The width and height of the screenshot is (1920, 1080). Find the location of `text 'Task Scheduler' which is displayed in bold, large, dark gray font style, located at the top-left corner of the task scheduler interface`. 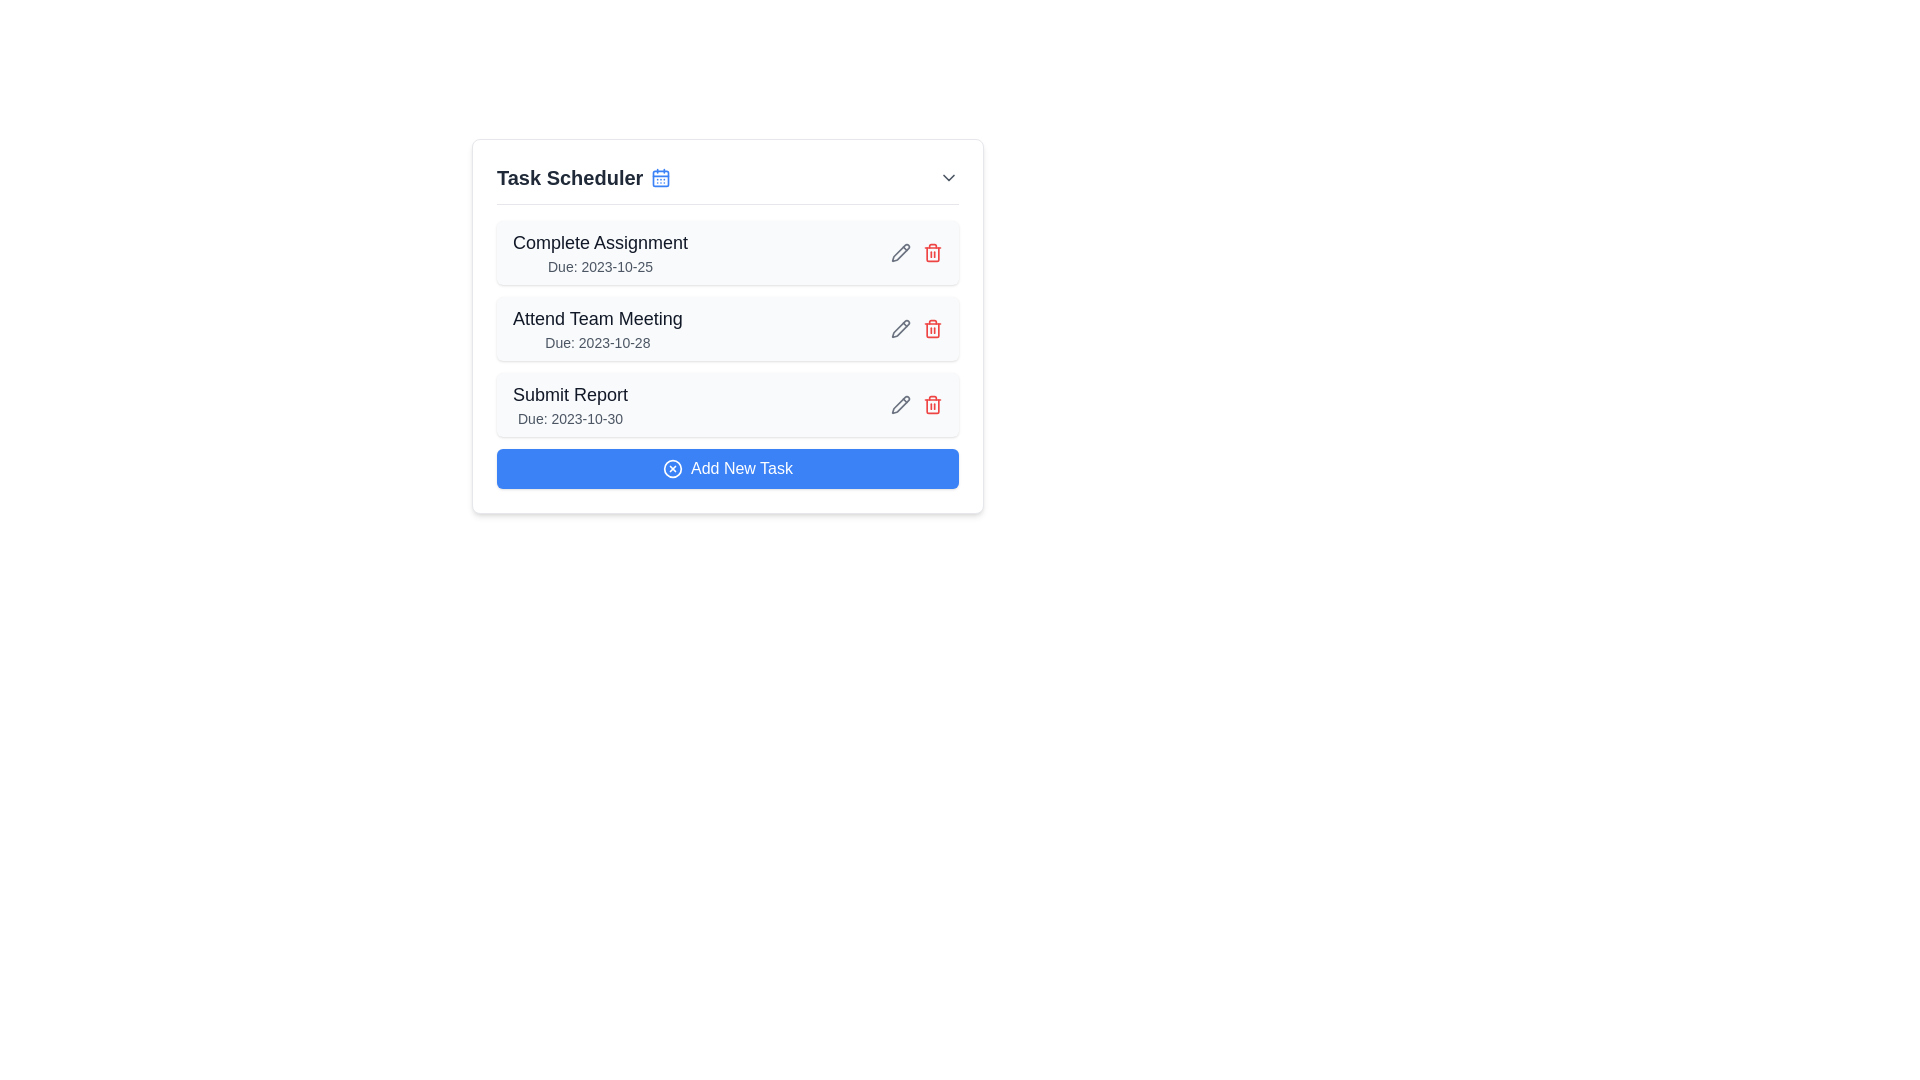

text 'Task Scheduler' which is displayed in bold, large, dark gray font style, located at the top-left corner of the task scheduler interface is located at coordinates (583, 176).